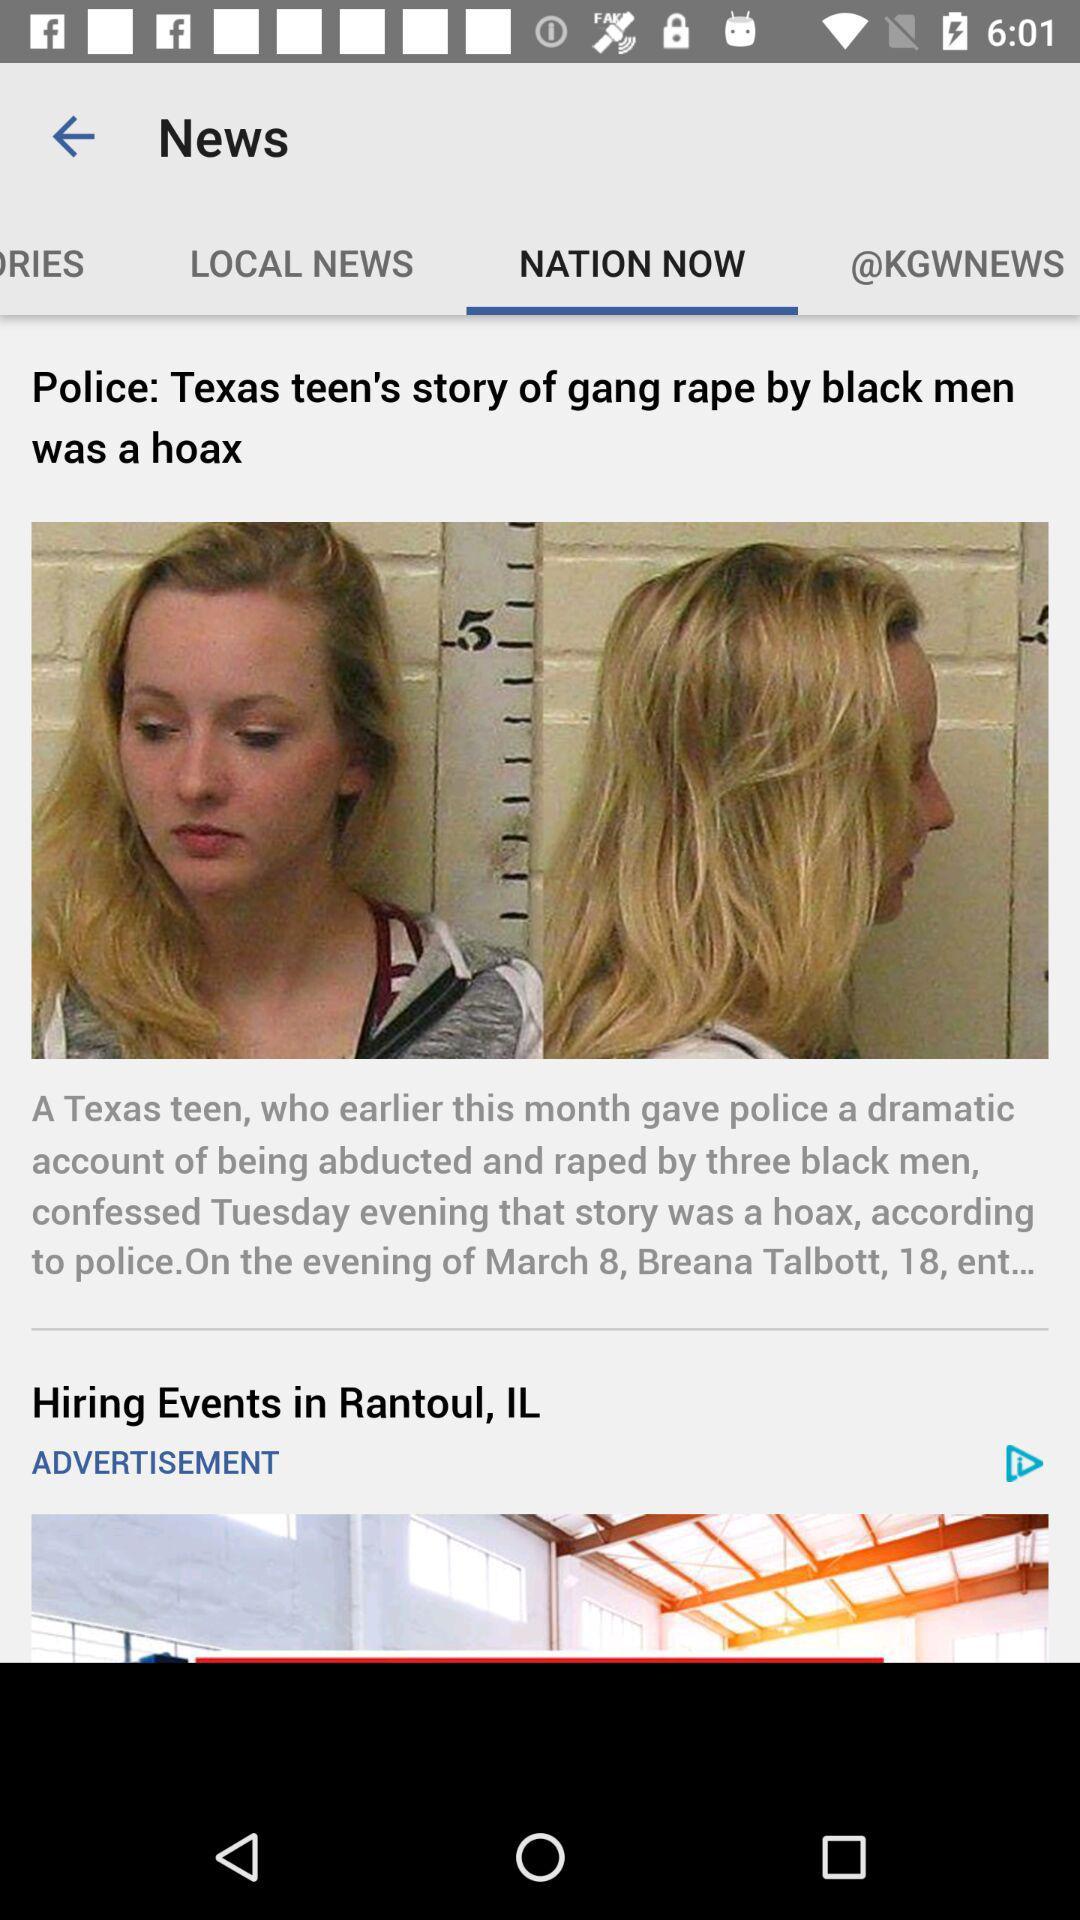 This screenshot has height=1920, width=1080. I want to click on advertisement, so click(540, 1587).